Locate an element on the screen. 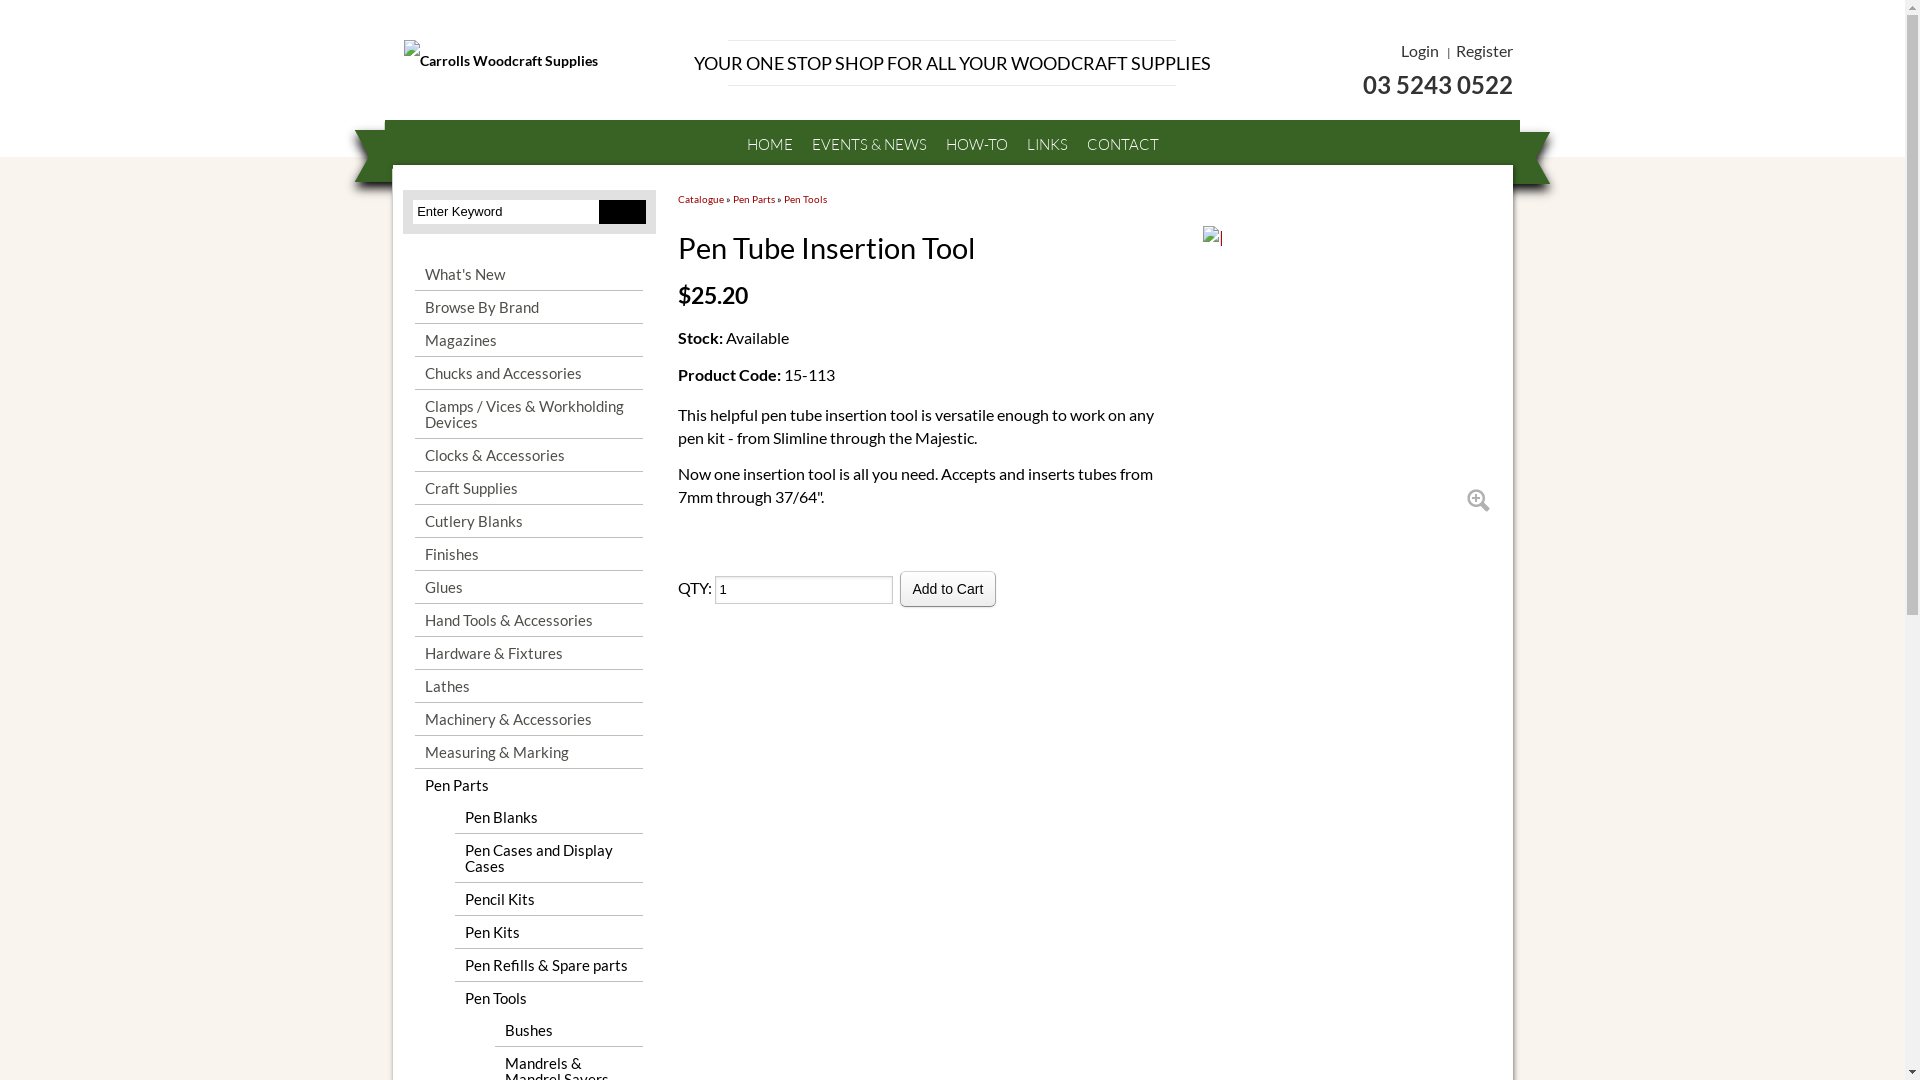 Image resolution: width=1920 pixels, height=1080 pixels. 'Pen Blanks' is located at coordinates (548, 817).